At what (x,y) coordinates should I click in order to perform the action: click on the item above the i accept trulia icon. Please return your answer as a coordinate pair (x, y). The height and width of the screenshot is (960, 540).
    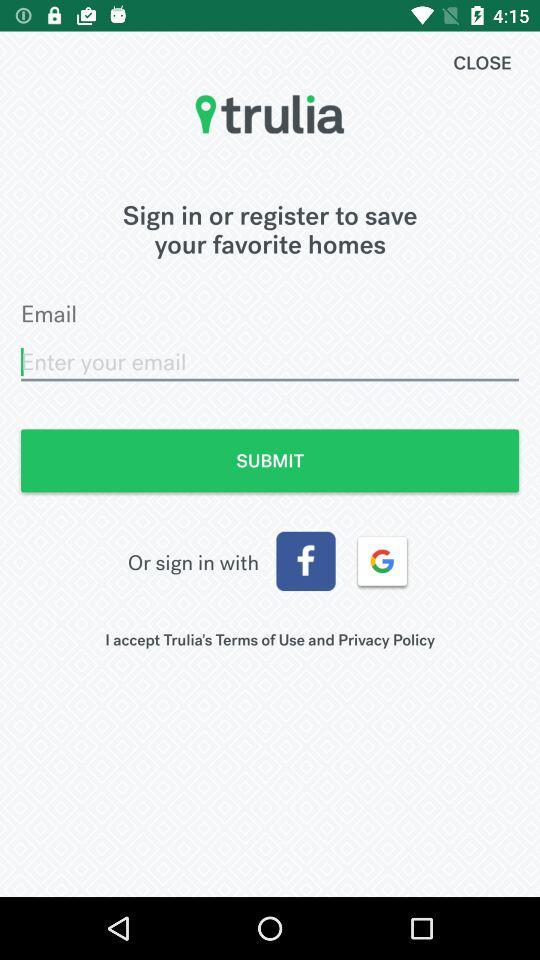
    Looking at the image, I should click on (382, 561).